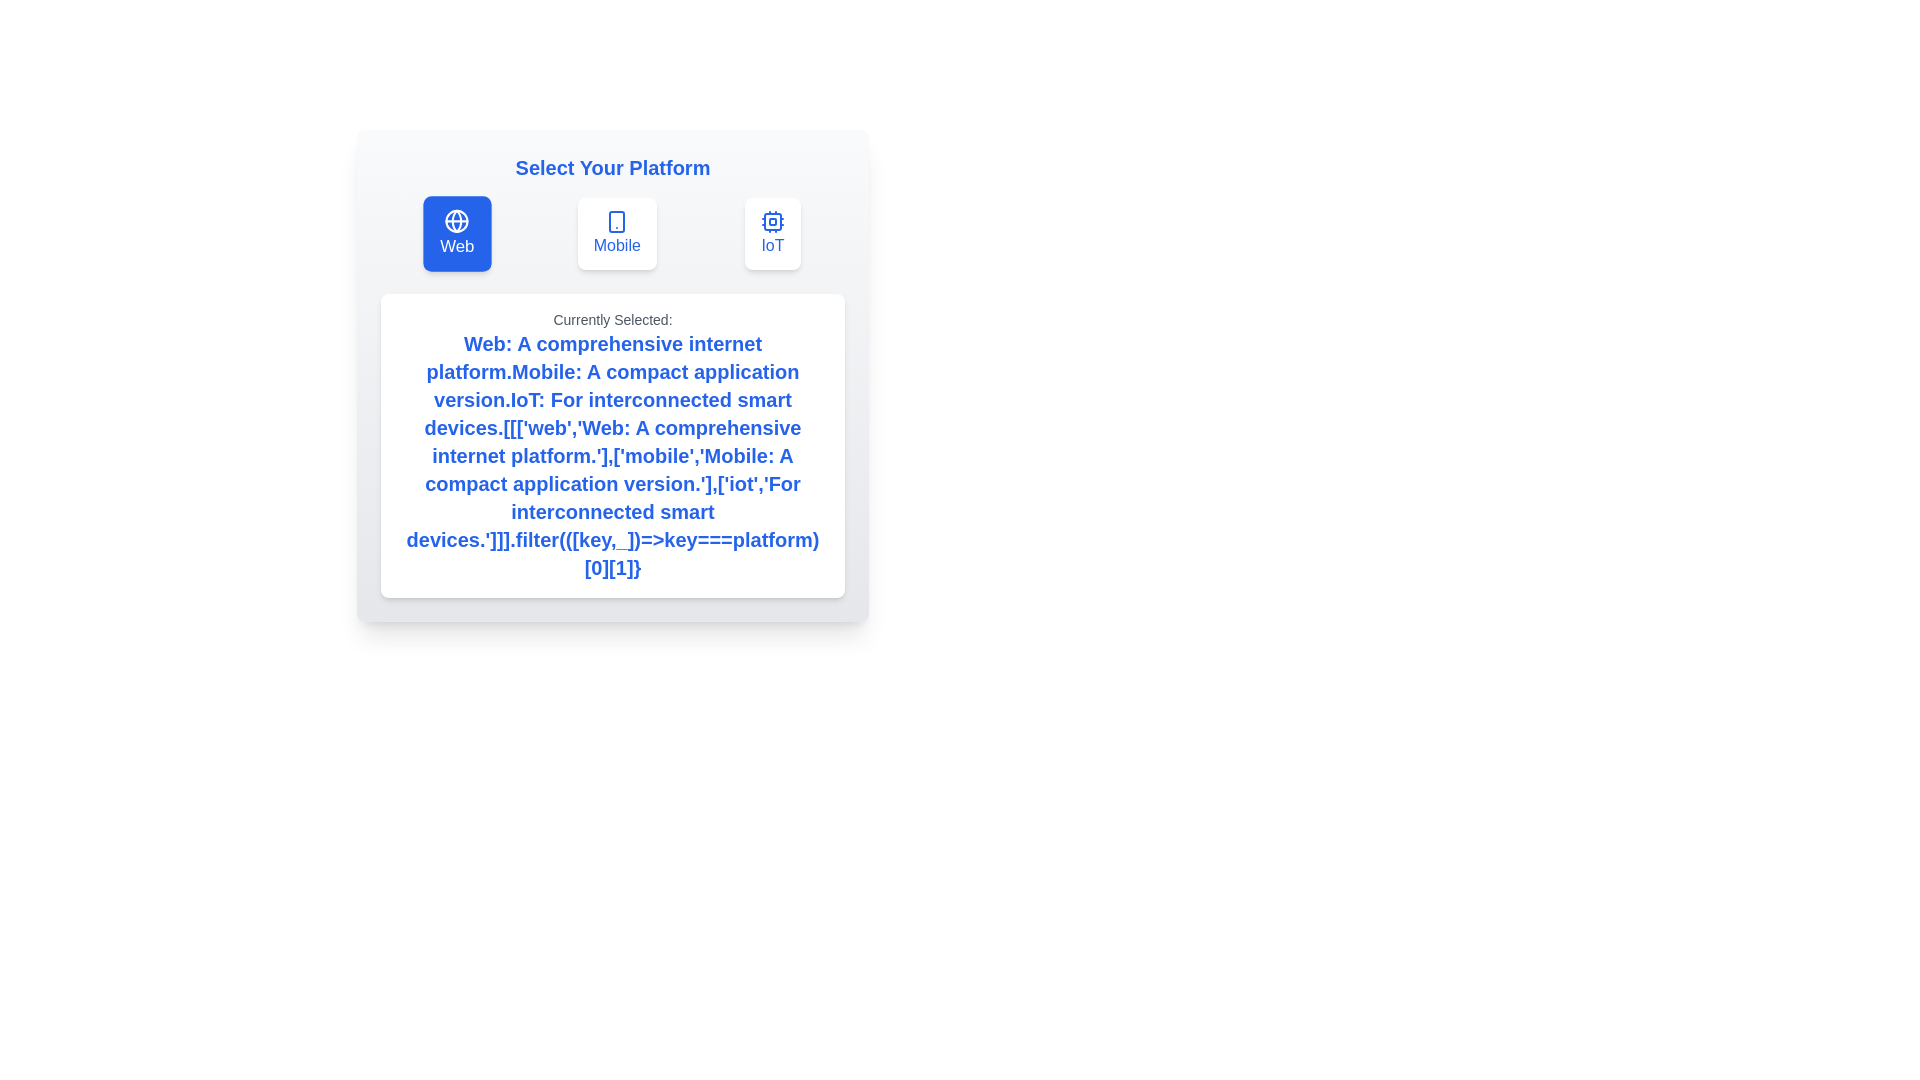  Describe the element at coordinates (455, 233) in the screenshot. I see `the button corresponding to the platform Web to select it` at that location.